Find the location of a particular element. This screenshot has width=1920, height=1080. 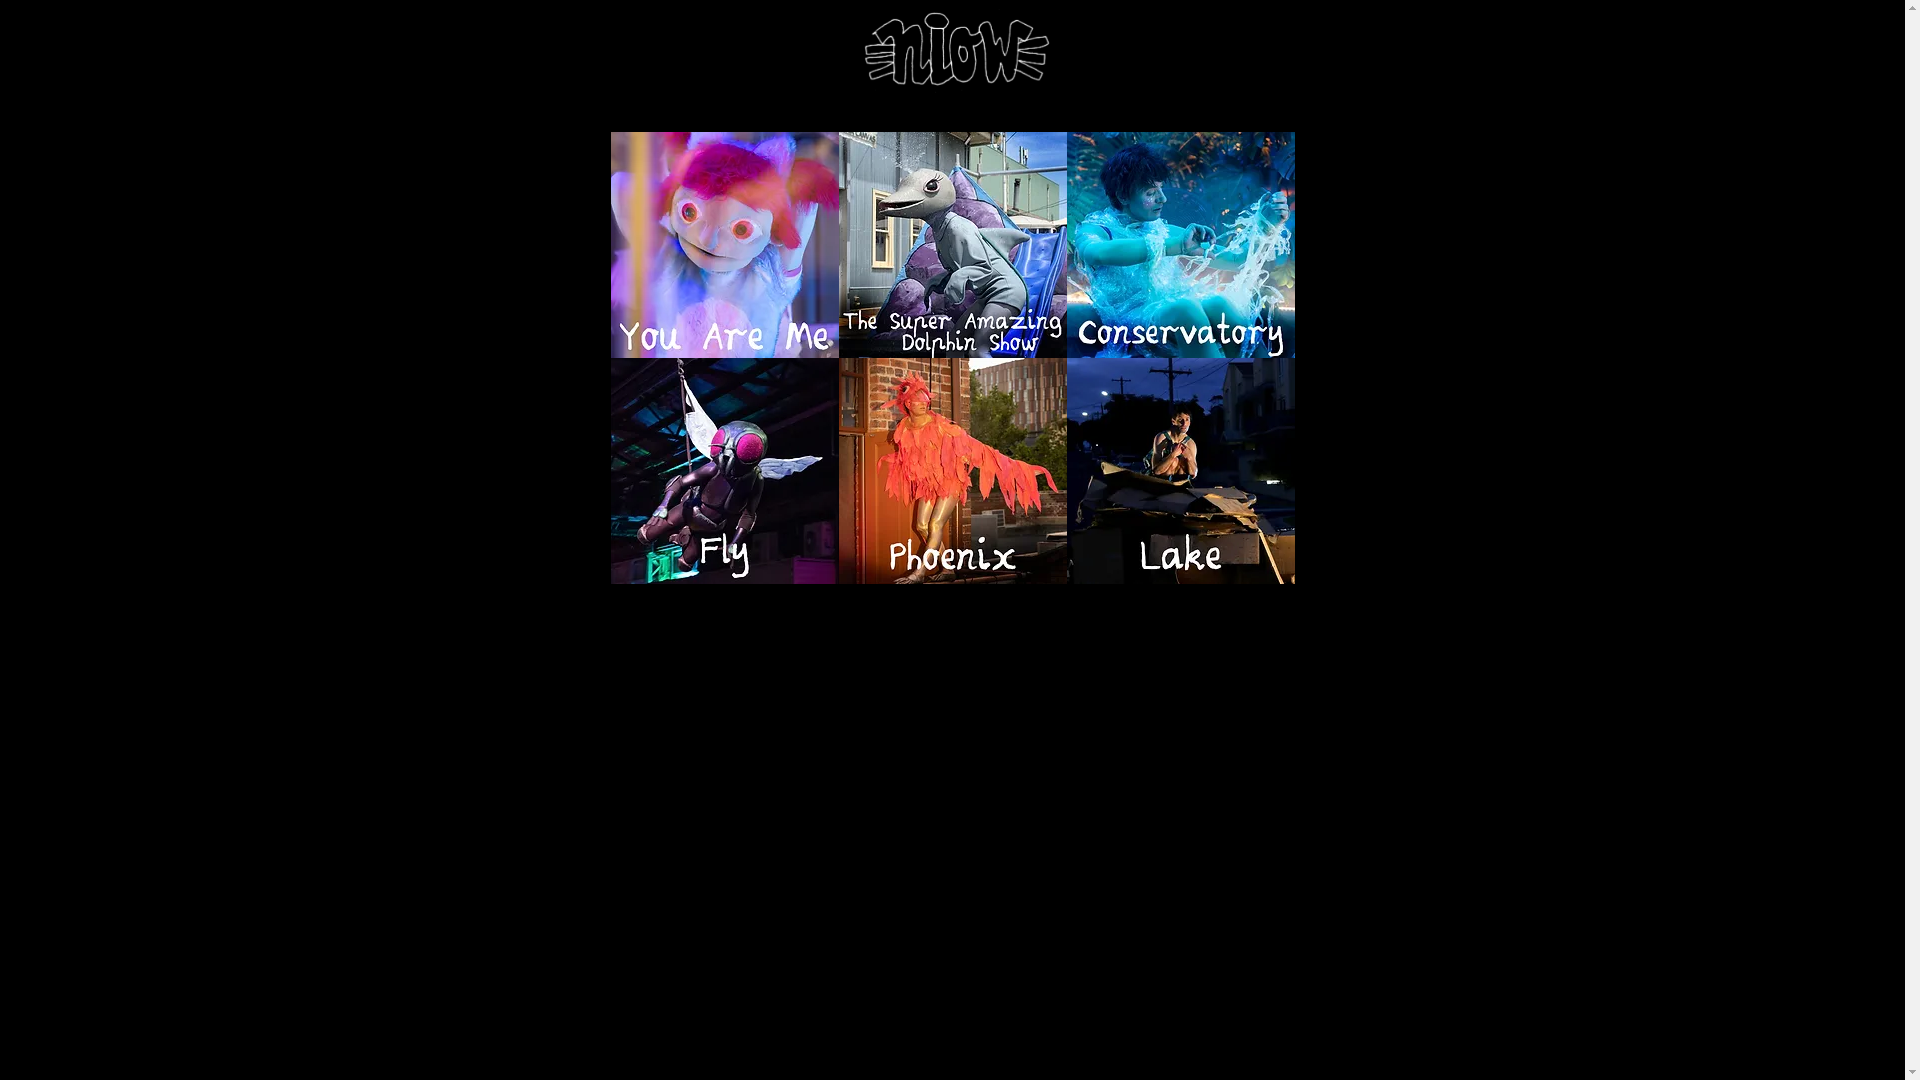

'niow home' is located at coordinates (950, 50).